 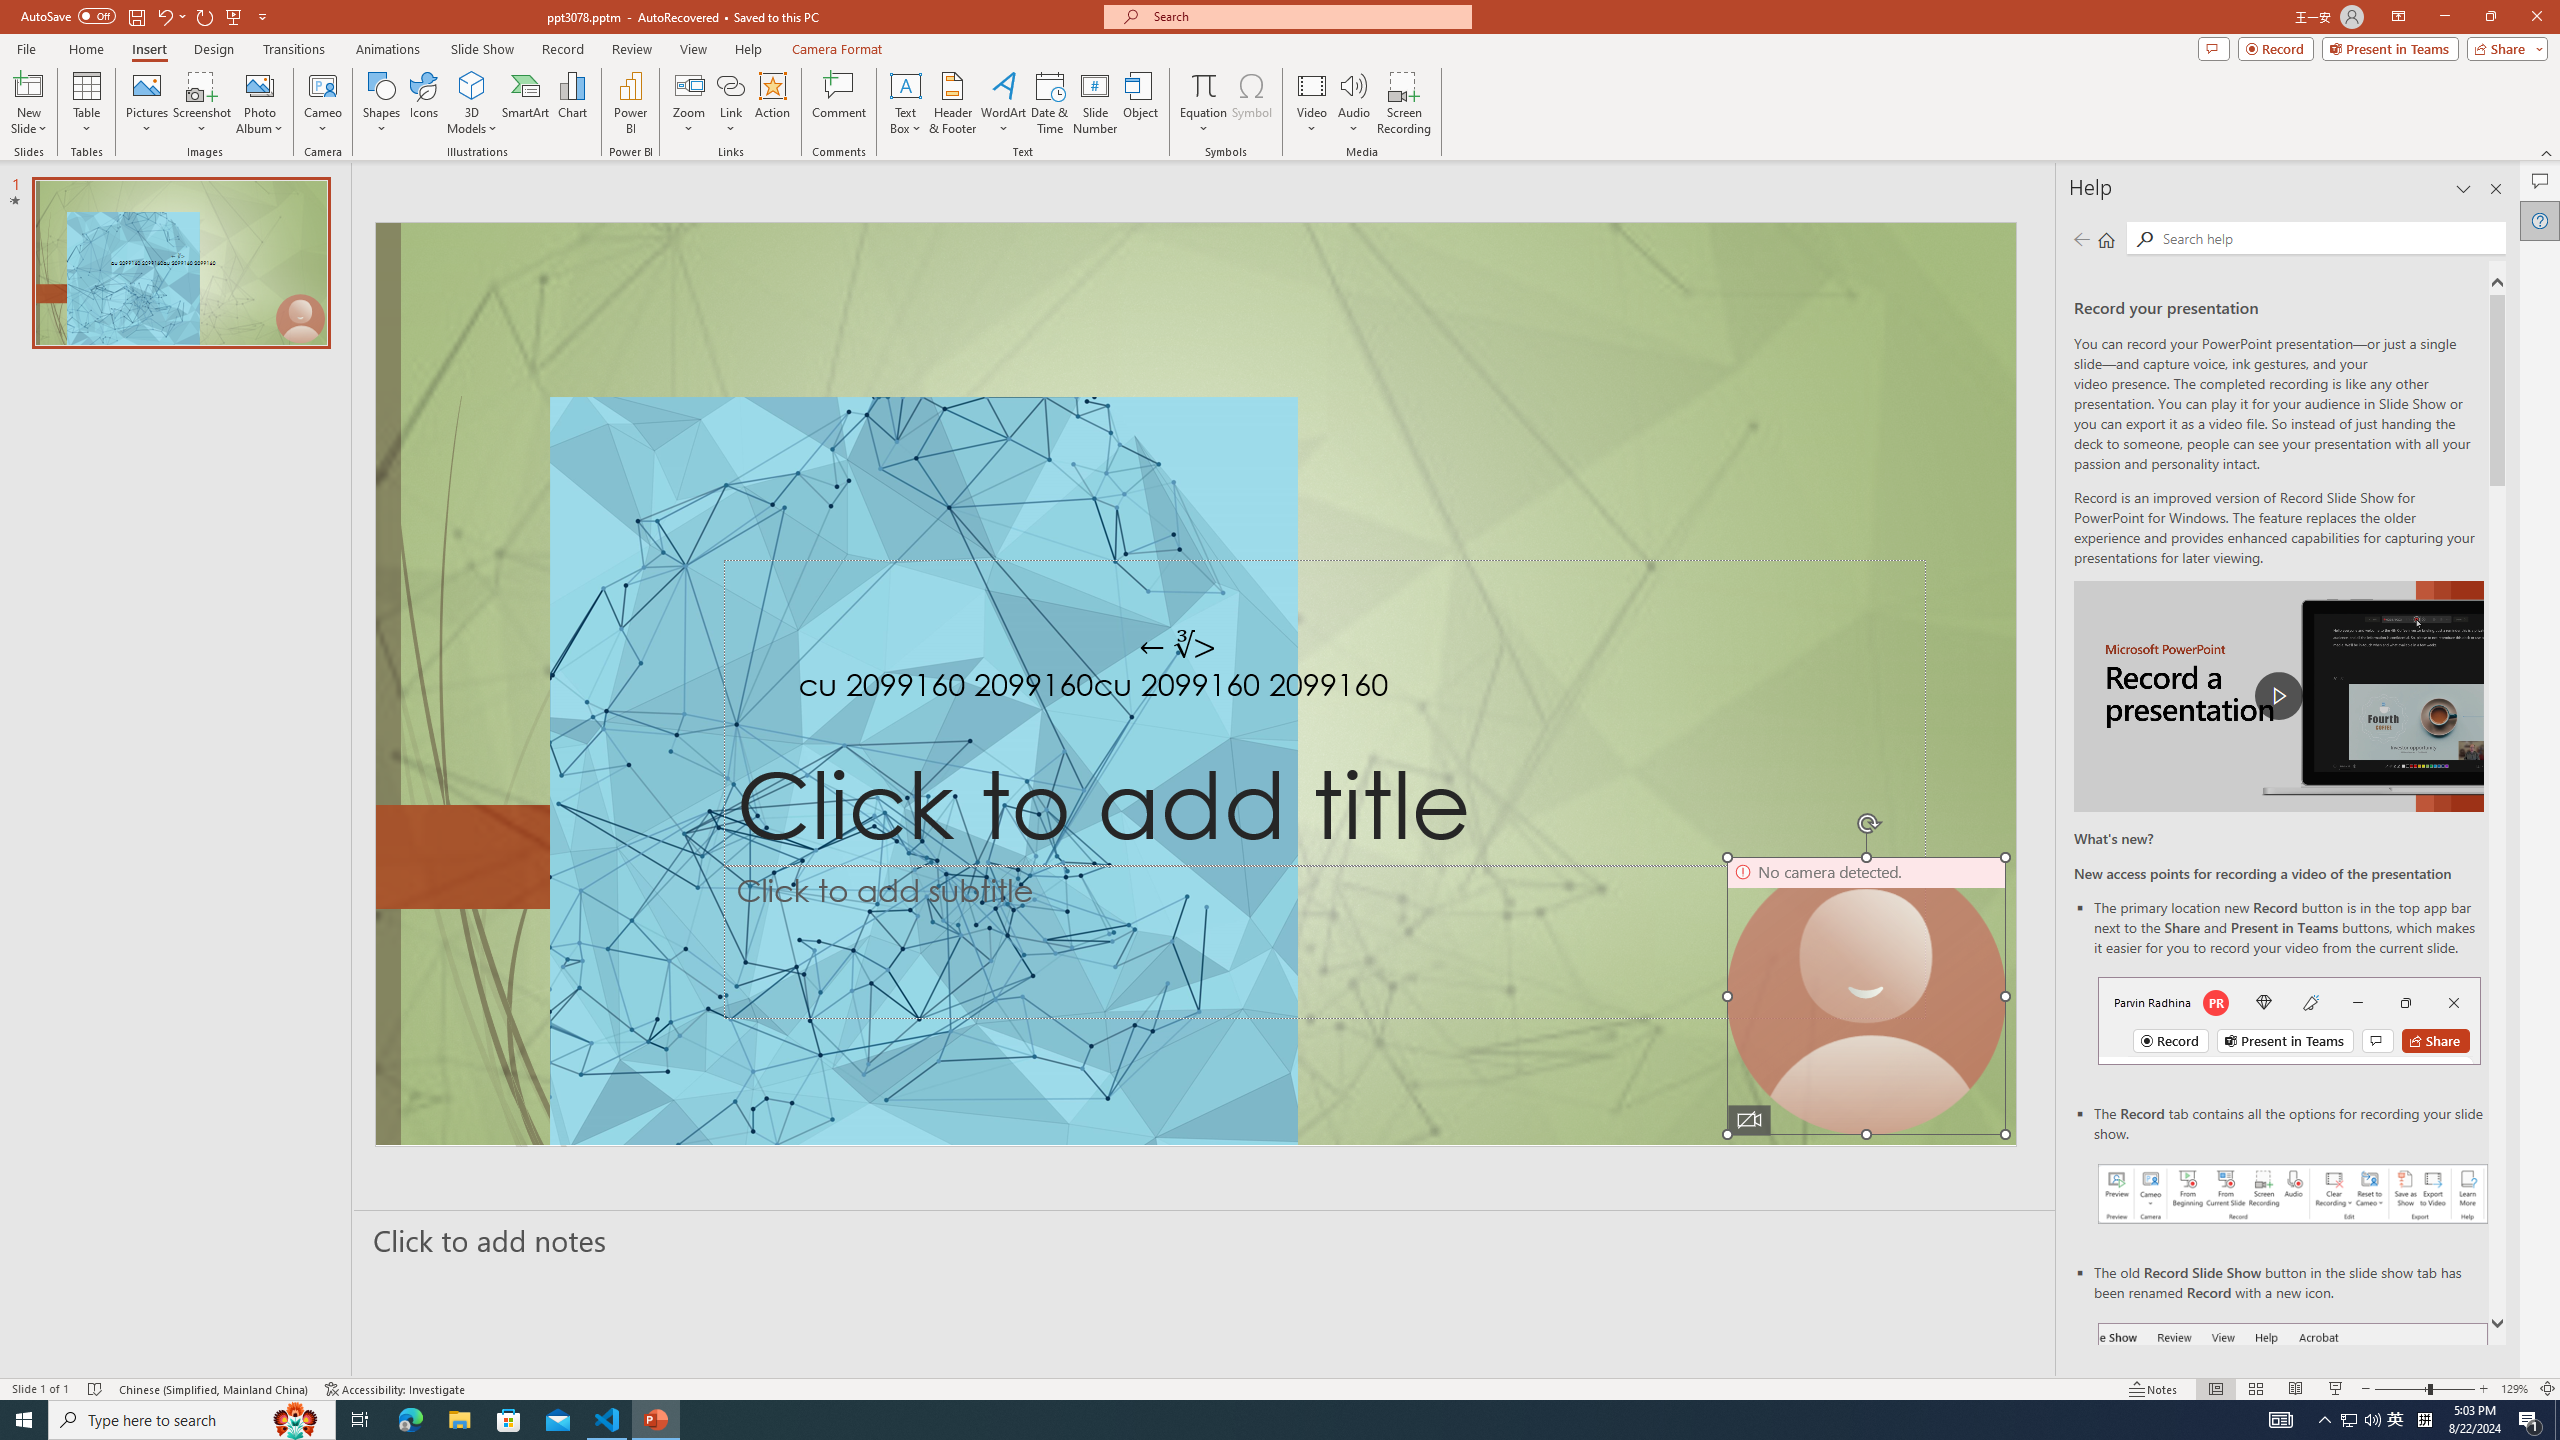 What do you see at coordinates (258, 103) in the screenshot?
I see `'Photo Album...'` at bounding box center [258, 103].